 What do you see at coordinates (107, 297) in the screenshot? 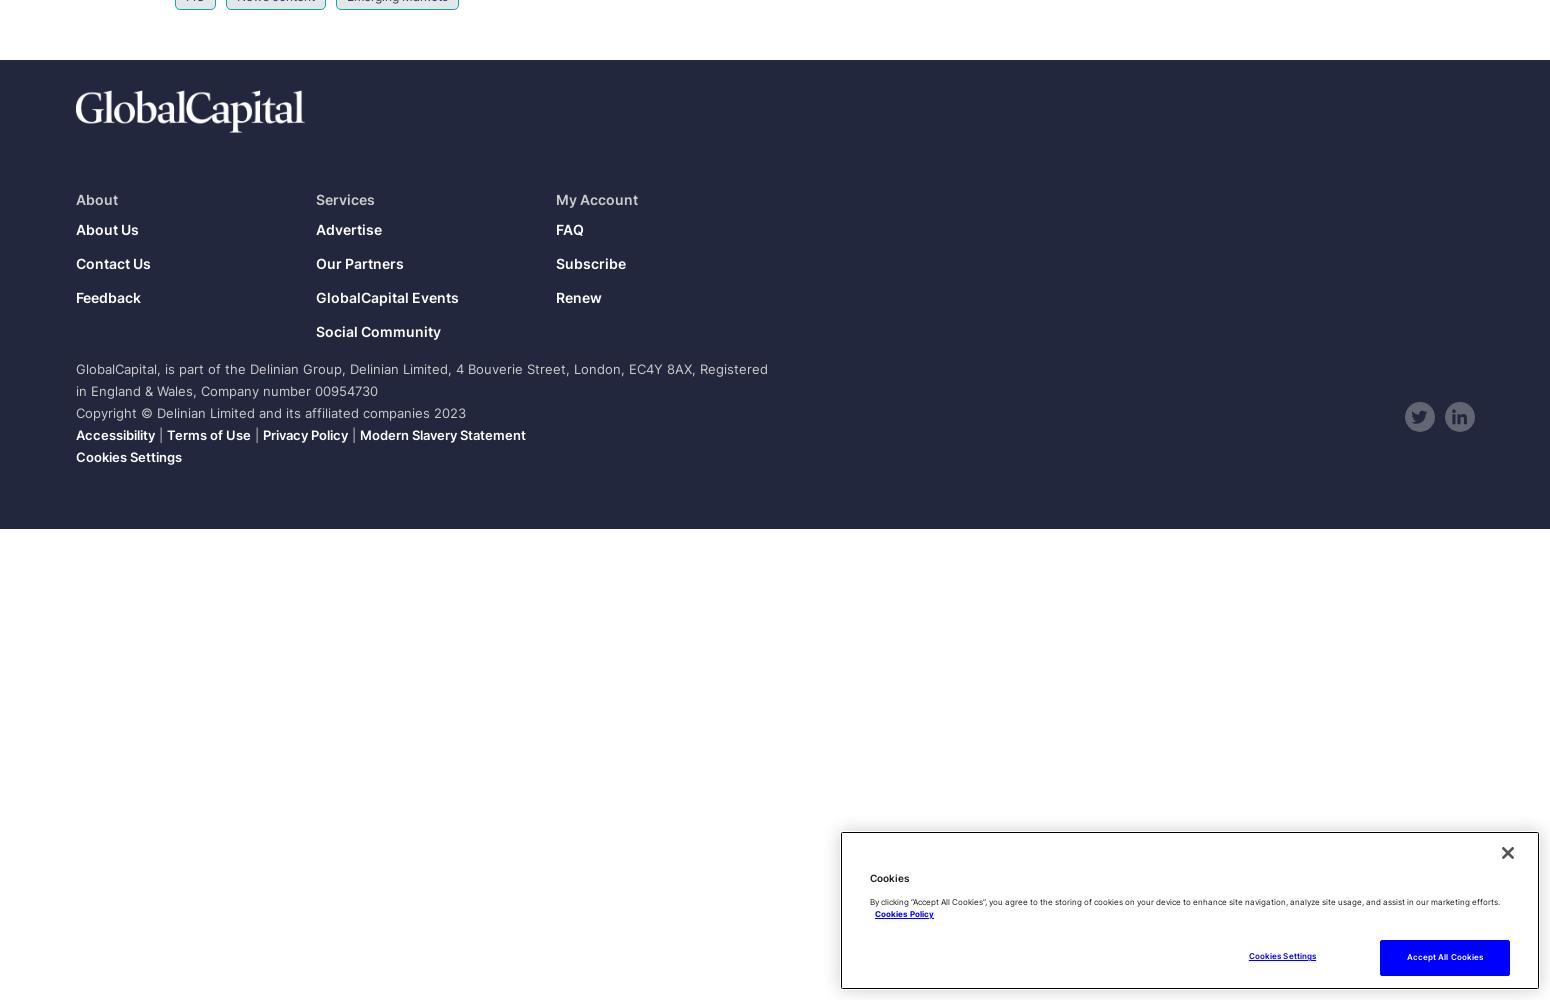
I see `'Feedback'` at bounding box center [107, 297].